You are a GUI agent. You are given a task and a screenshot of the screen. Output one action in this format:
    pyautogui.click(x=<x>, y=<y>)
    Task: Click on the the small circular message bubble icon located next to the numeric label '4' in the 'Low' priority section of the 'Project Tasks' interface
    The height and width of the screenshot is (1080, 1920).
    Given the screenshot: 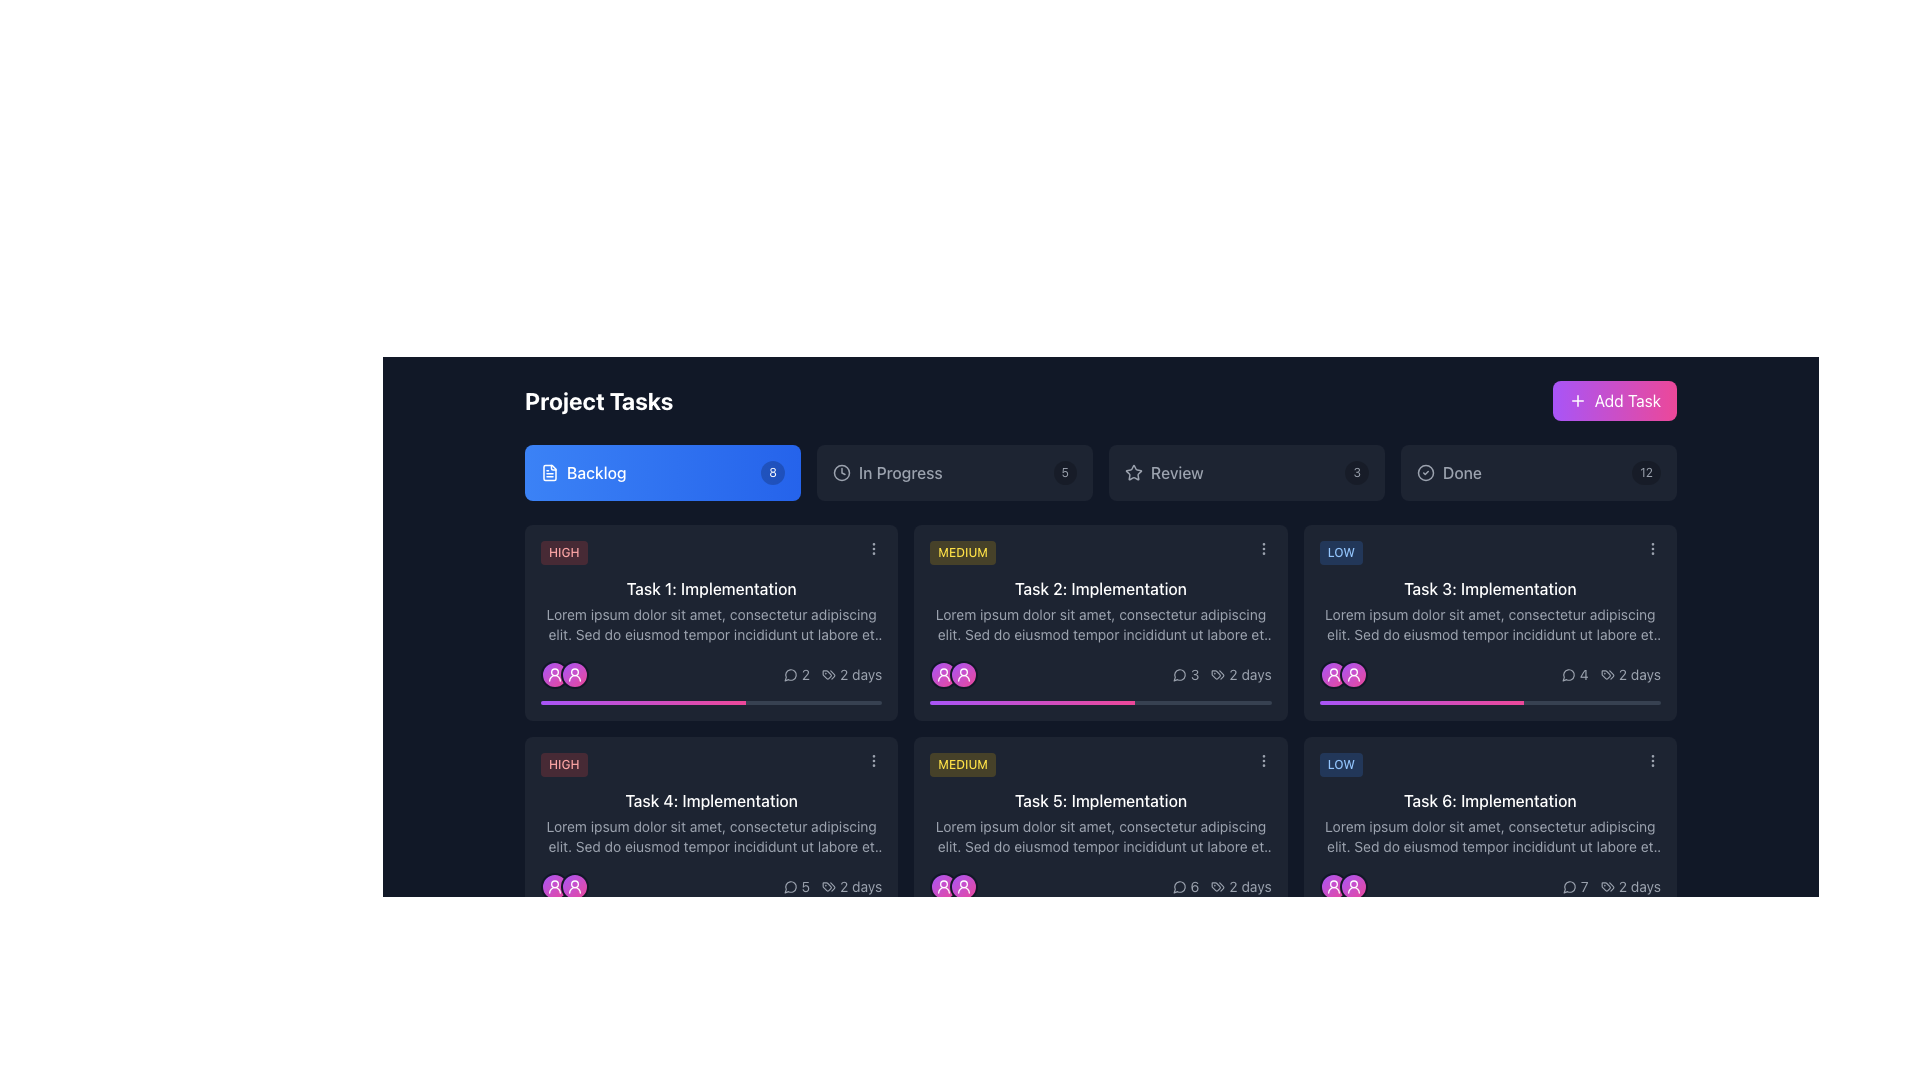 What is the action you would take?
    pyautogui.click(x=1567, y=675)
    